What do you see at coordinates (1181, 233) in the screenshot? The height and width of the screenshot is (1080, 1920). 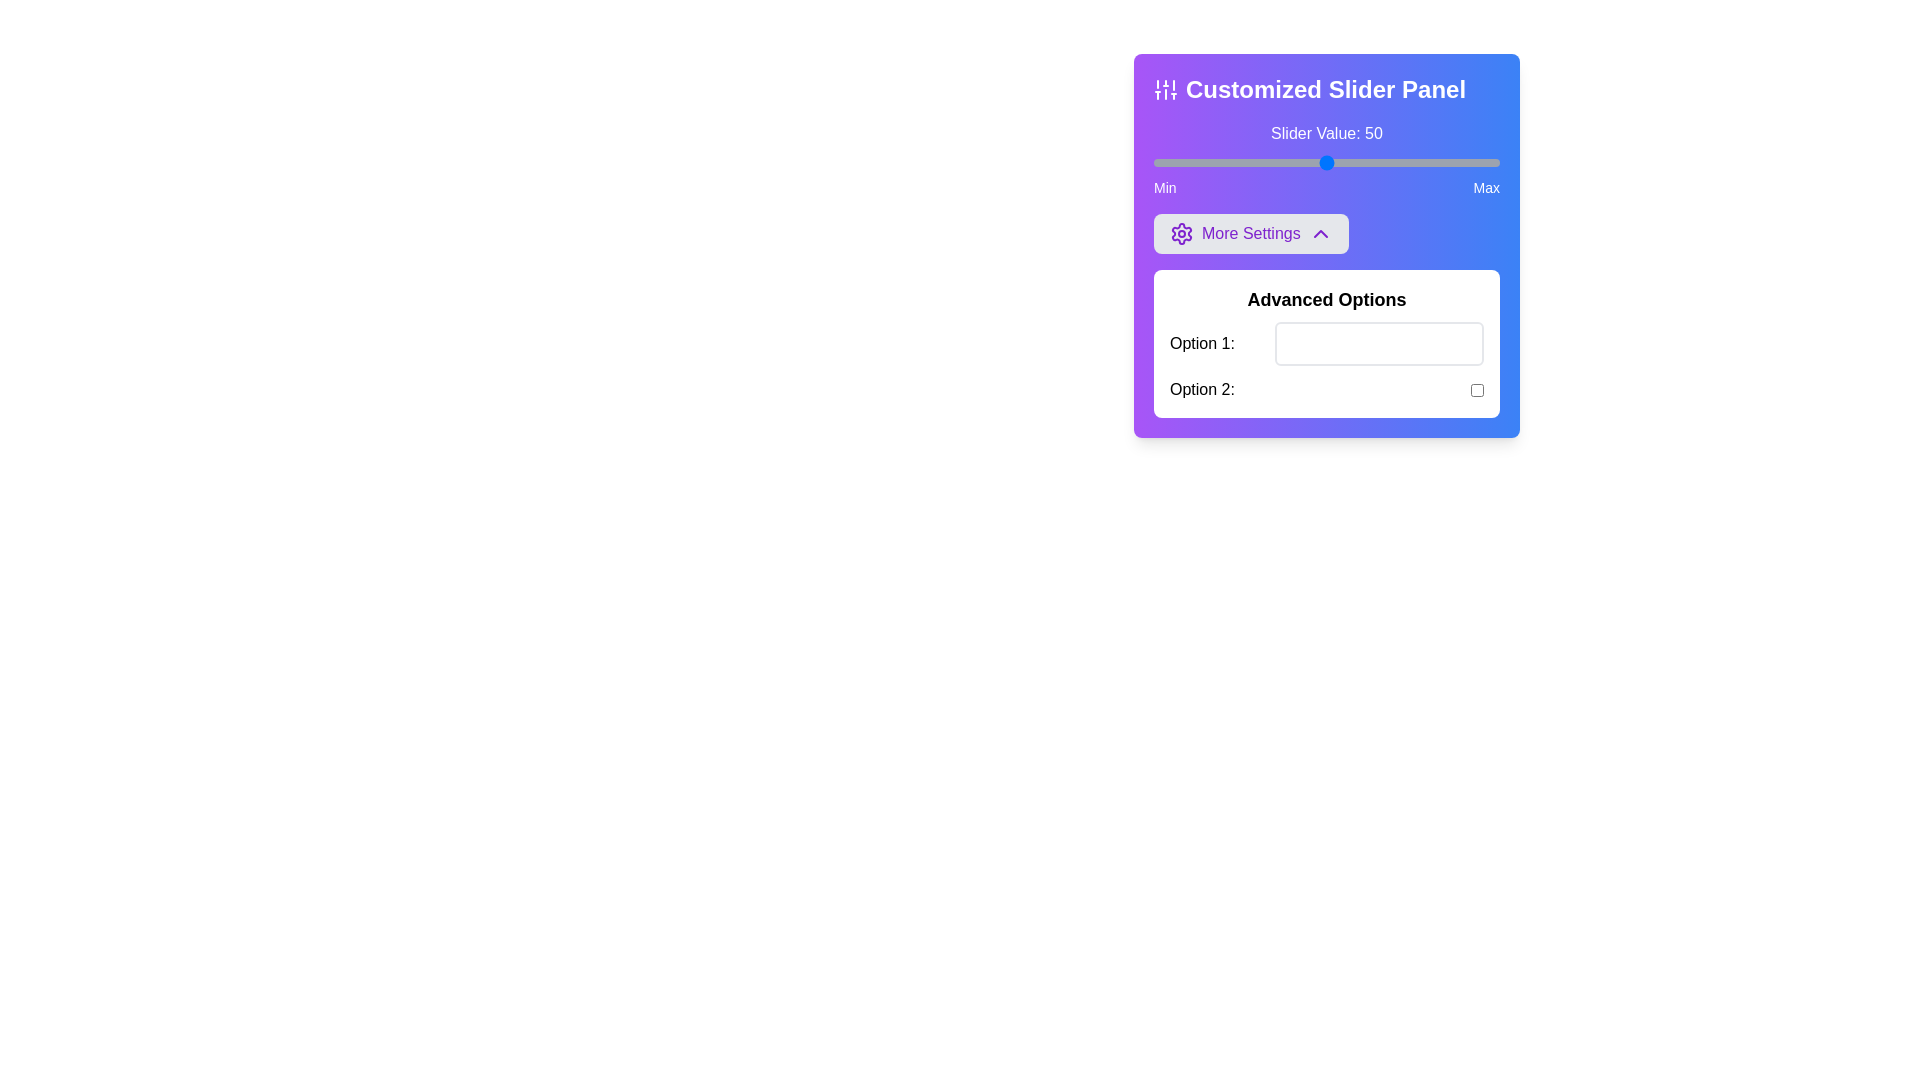 I see `the settings gear icon located on the left side of the 'More Settings' button` at bounding box center [1181, 233].